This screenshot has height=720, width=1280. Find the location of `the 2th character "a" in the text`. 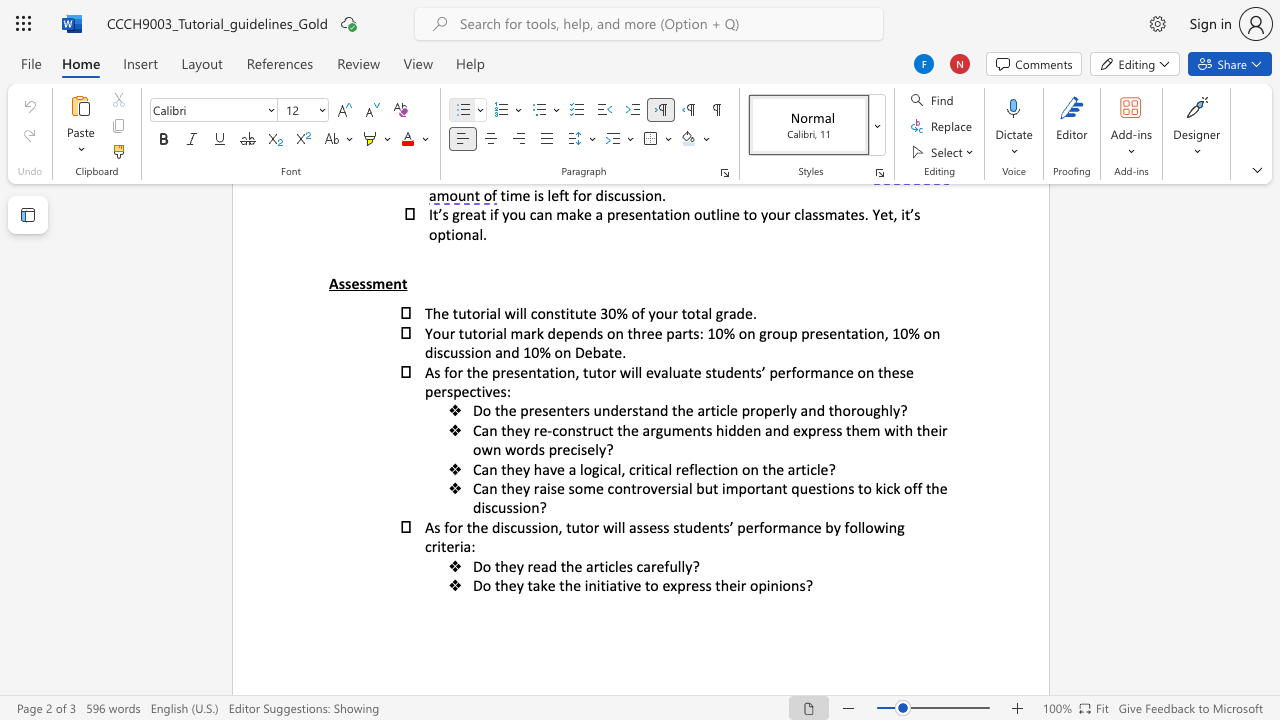

the 2th character "a" in the text is located at coordinates (646, 429).